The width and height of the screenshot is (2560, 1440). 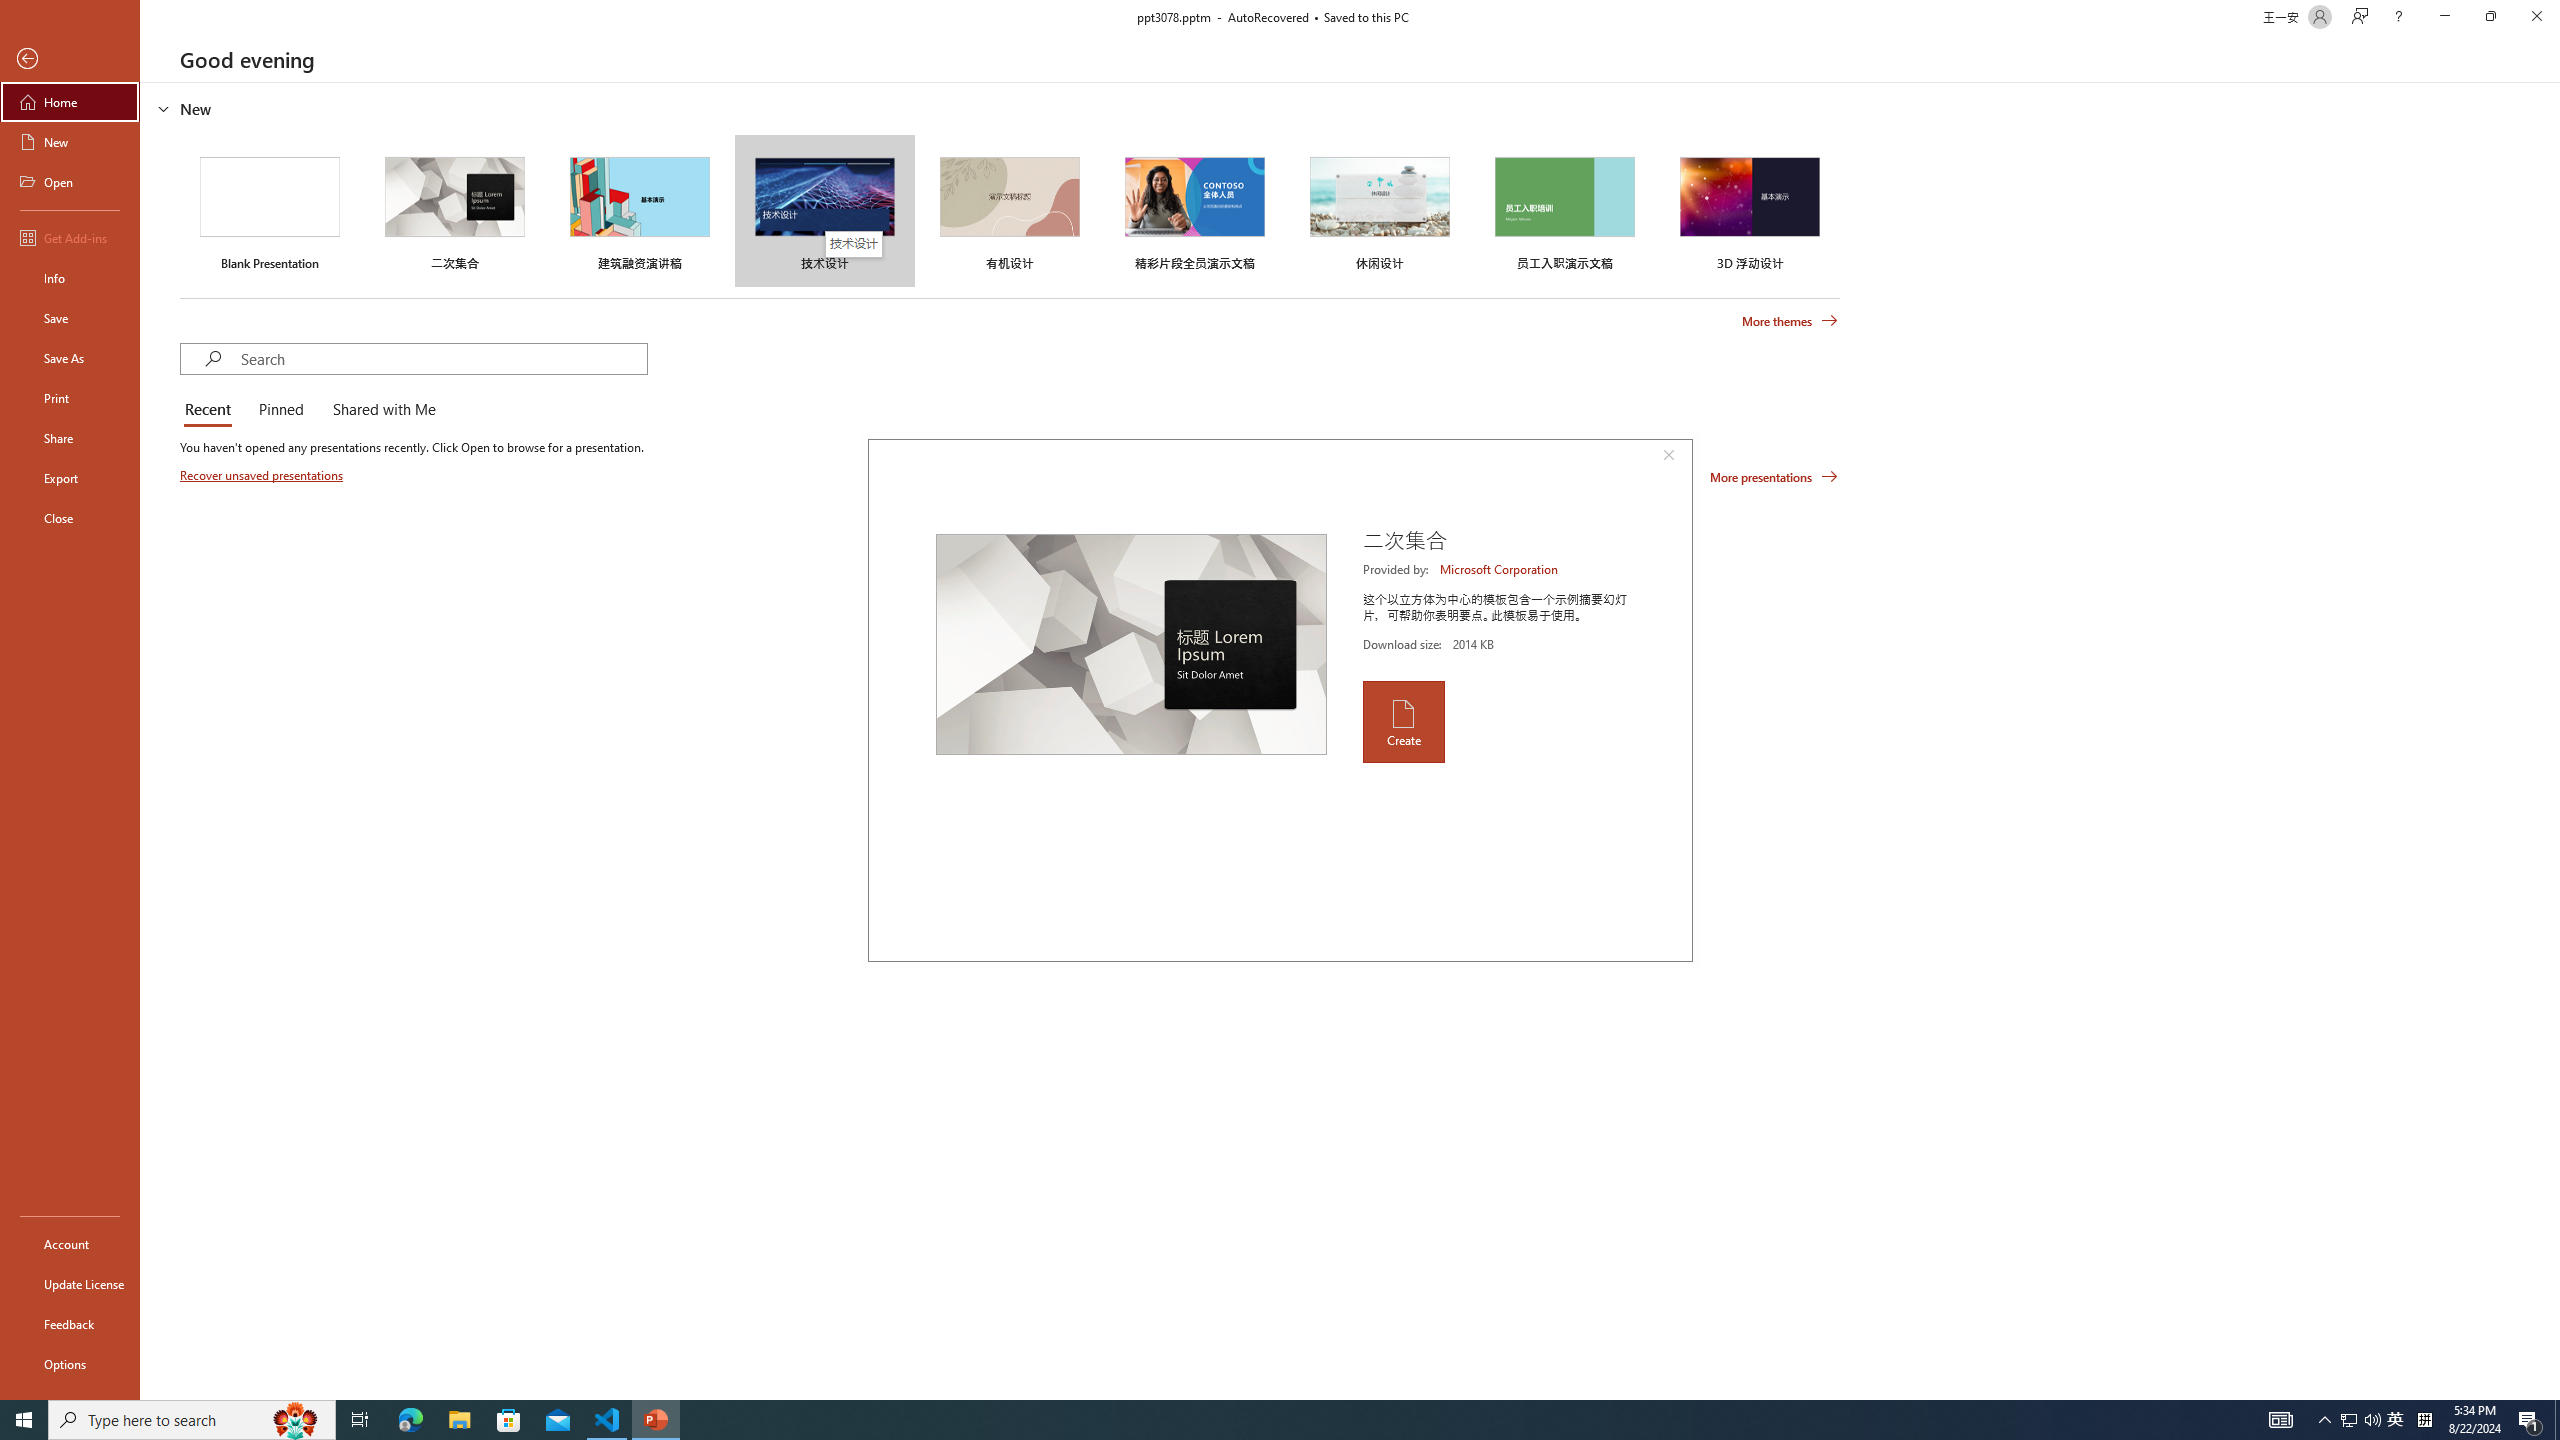 What do you see at coordinates (1402, 721) in the screenshot?
I see `'Create'` at bounding box center [1402, 721].